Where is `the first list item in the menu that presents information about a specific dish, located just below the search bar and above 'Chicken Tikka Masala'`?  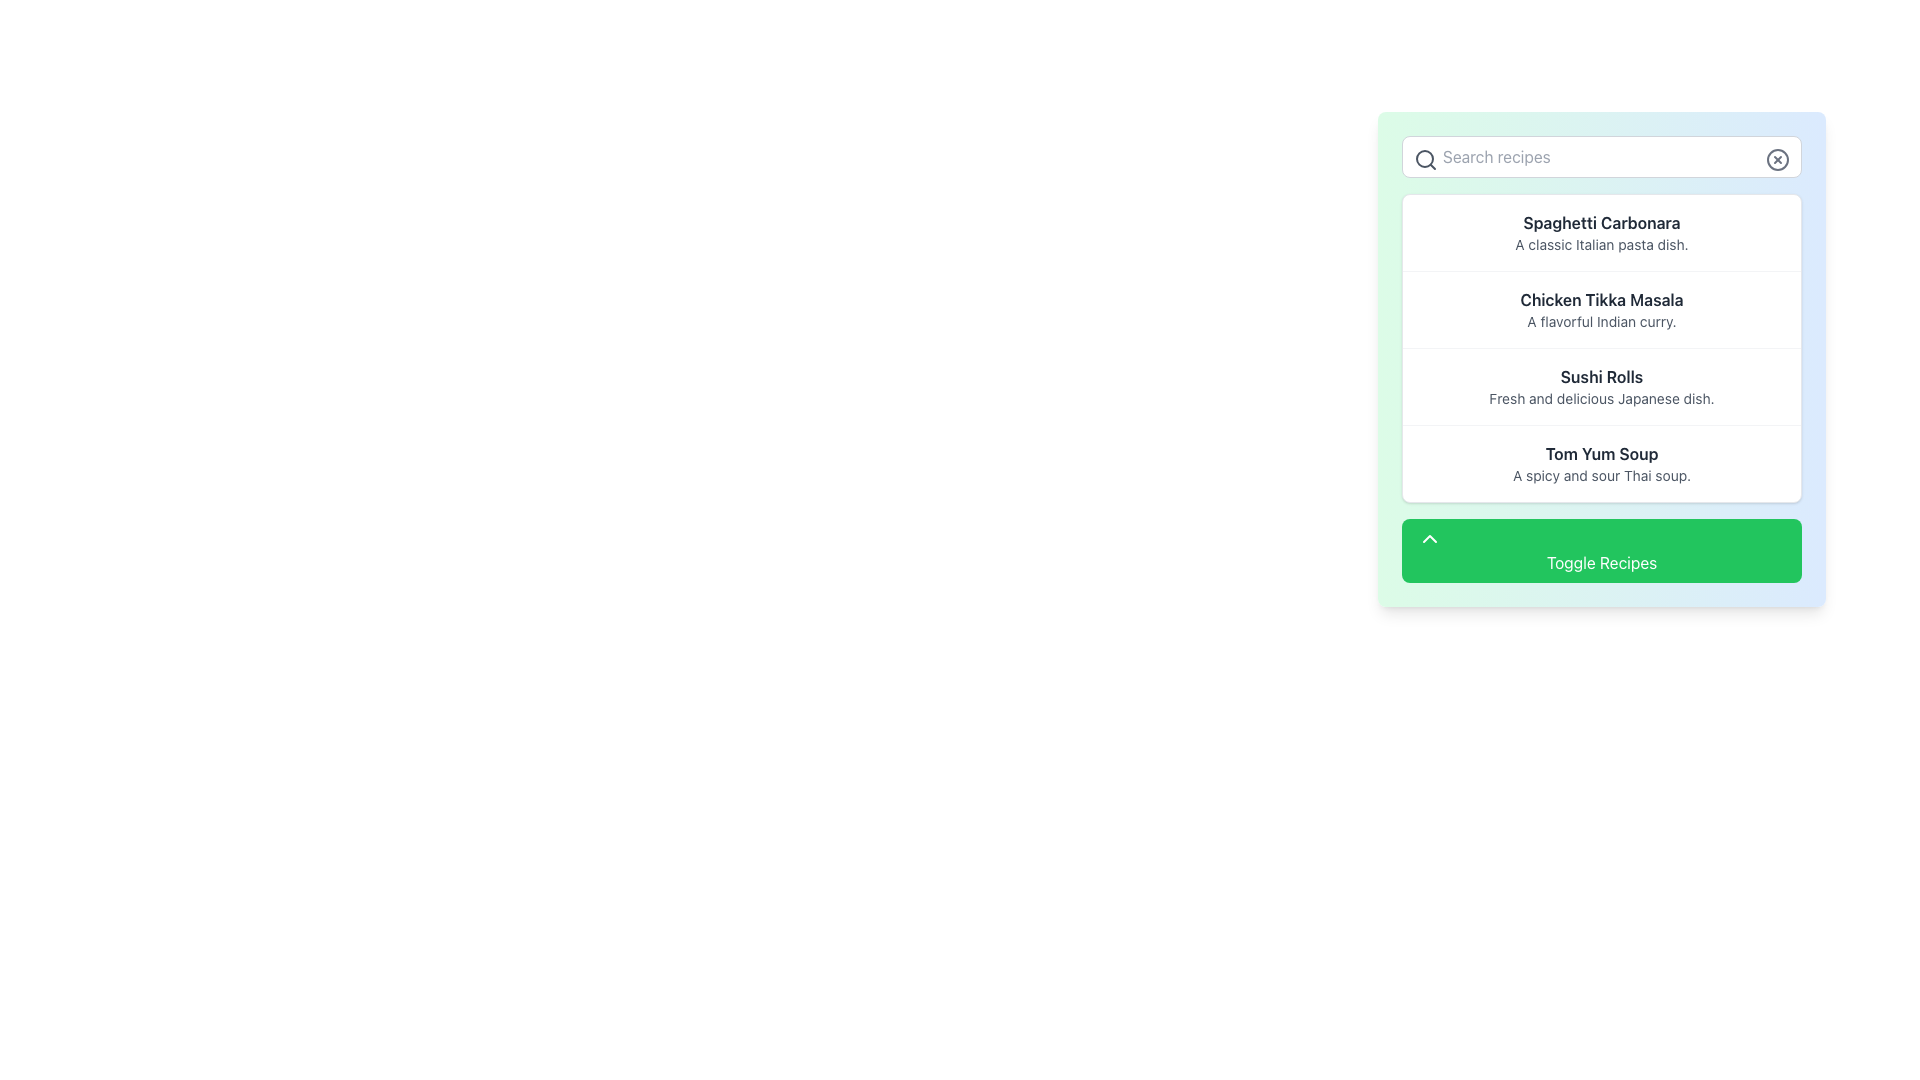 the first list item in the menu that presents information about a specific dish, located just below the search bar and above 'Chicken Tikka Masala' is located at coordinates (1602, 231).